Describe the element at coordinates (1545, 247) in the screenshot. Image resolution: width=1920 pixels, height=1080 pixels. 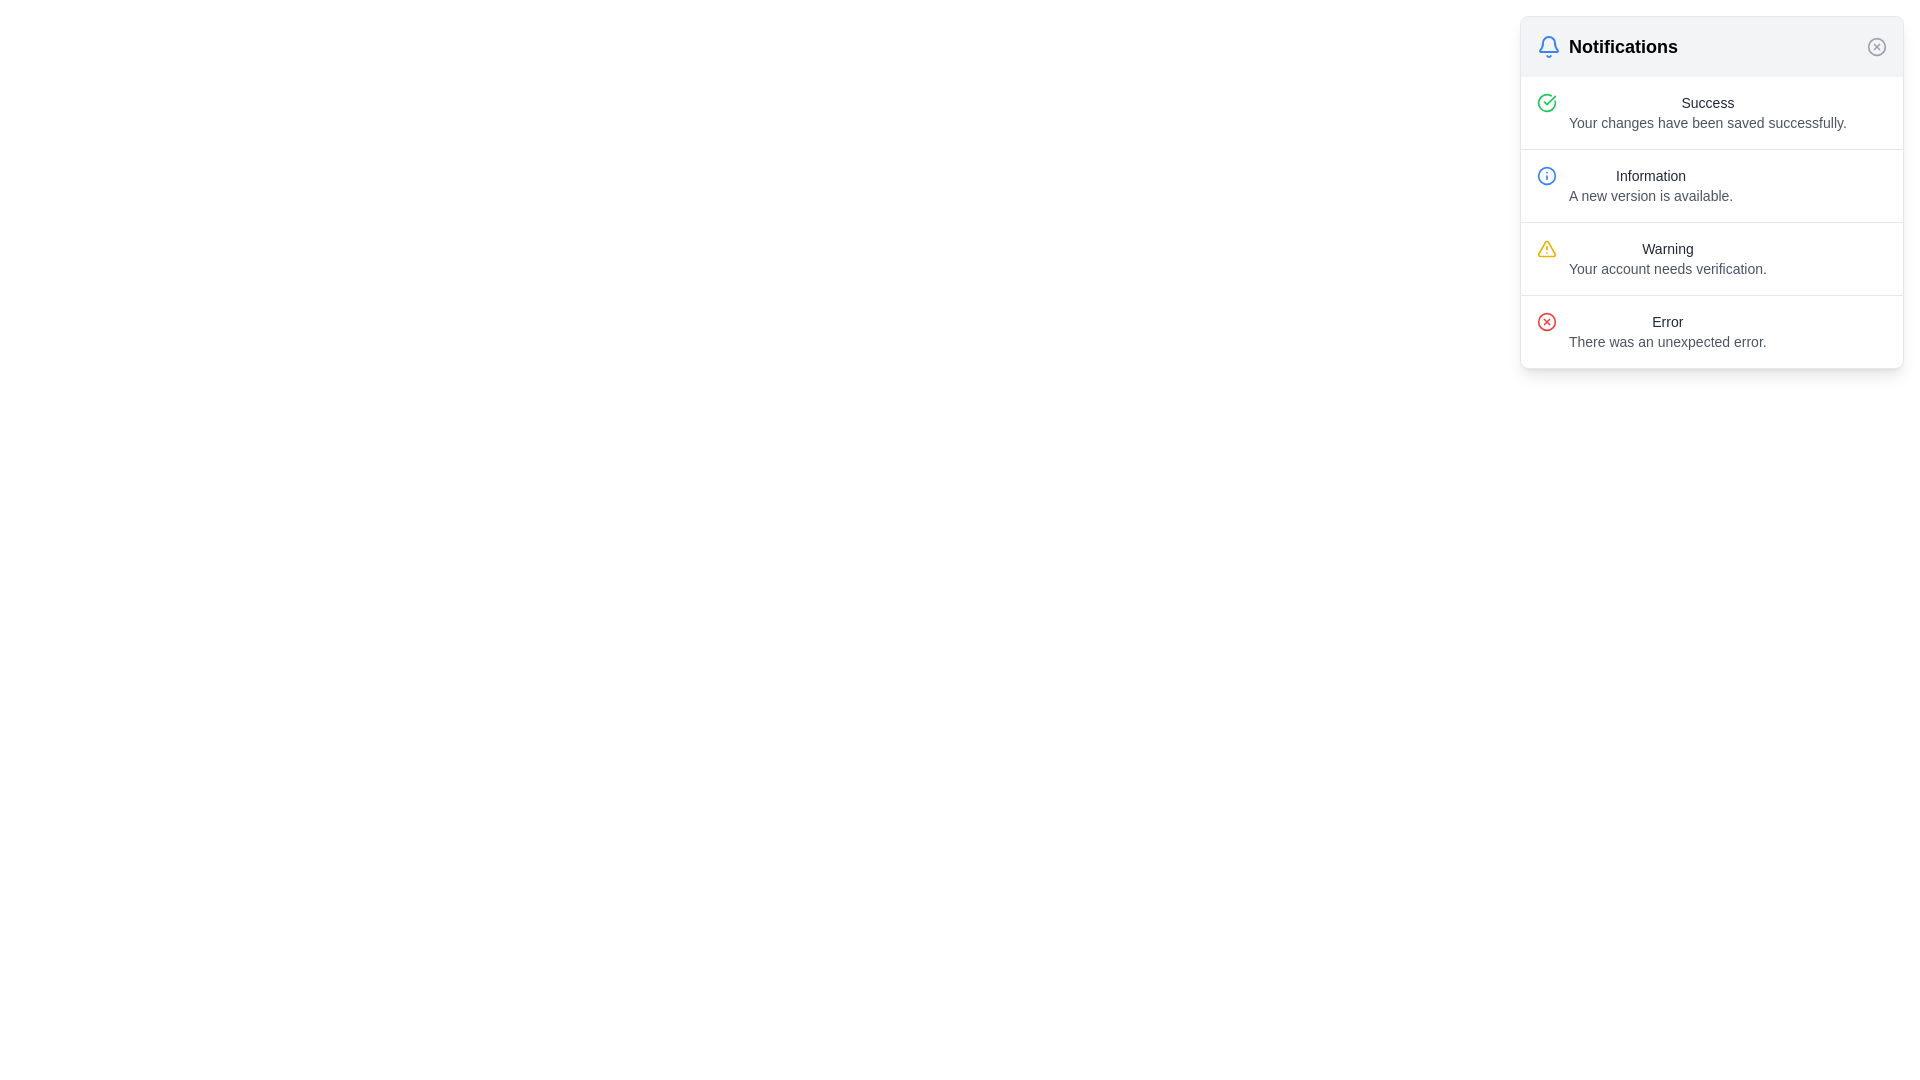
I see `the triangular warning icon in the notification panel` at that location.